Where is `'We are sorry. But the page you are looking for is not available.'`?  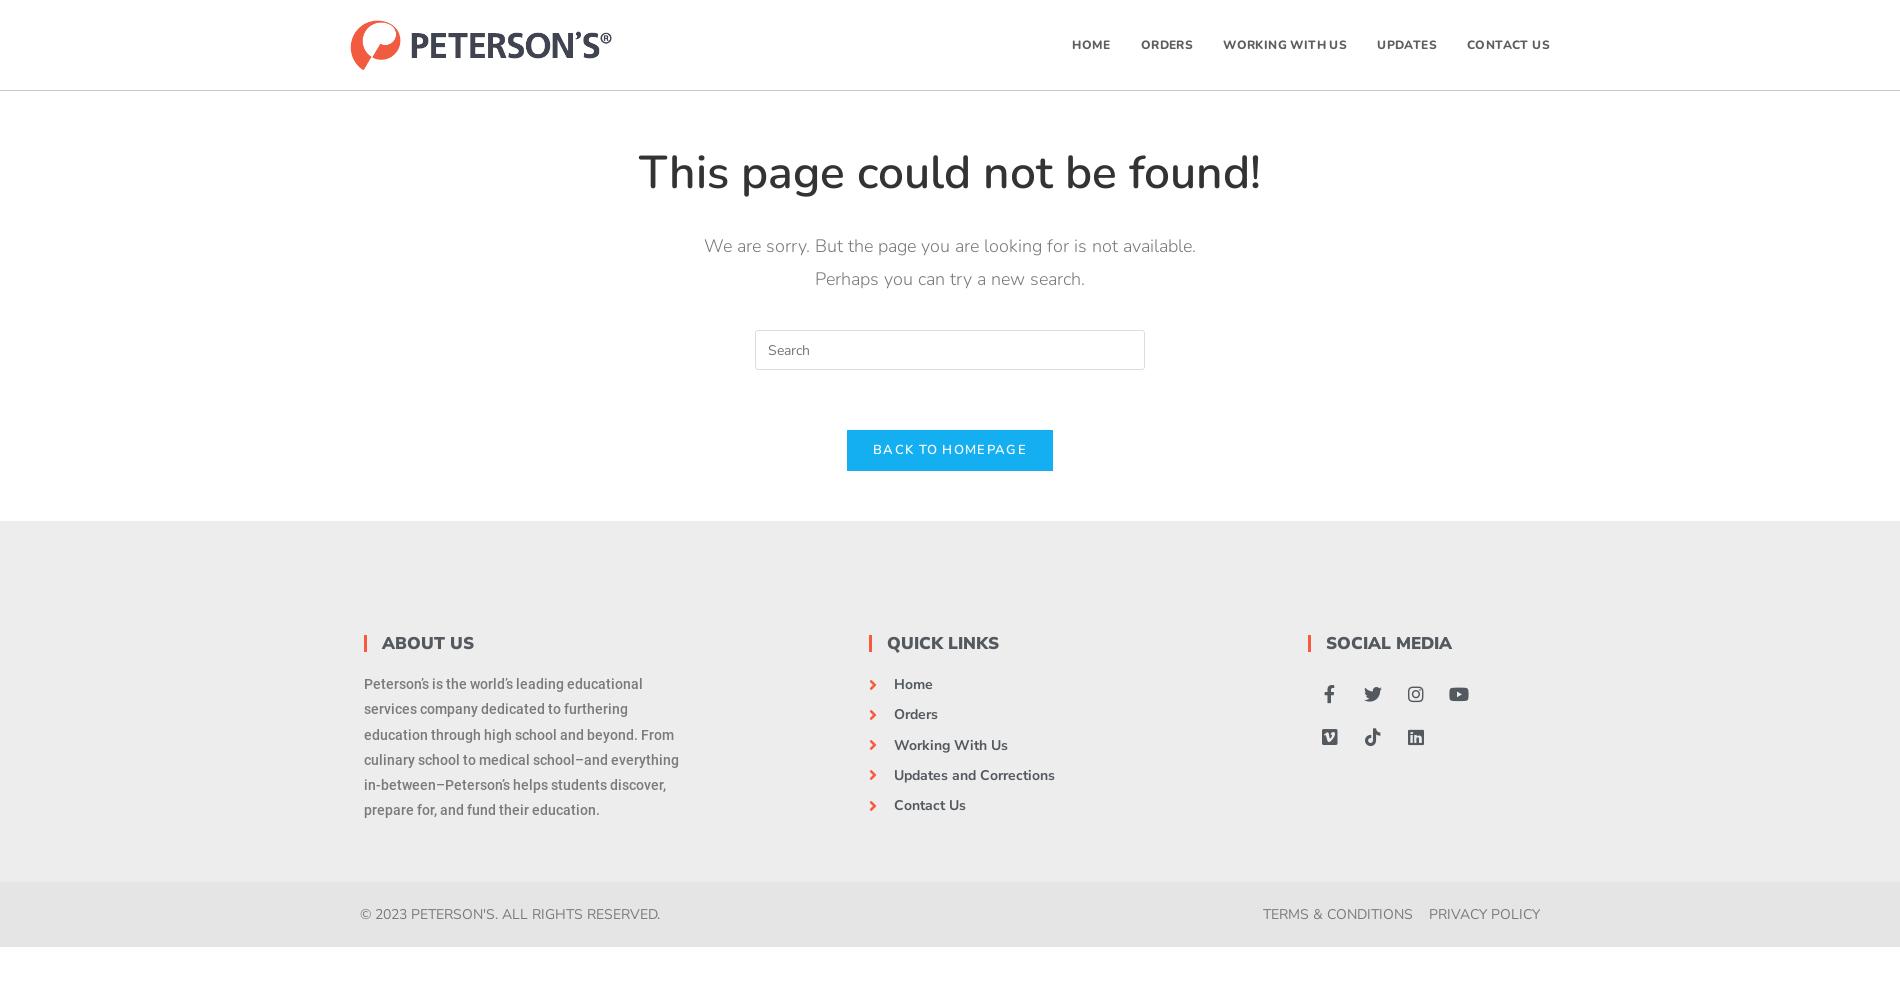
'We are sorry. But the page you are looking for is not available.' is located at coordinates (950, 245).